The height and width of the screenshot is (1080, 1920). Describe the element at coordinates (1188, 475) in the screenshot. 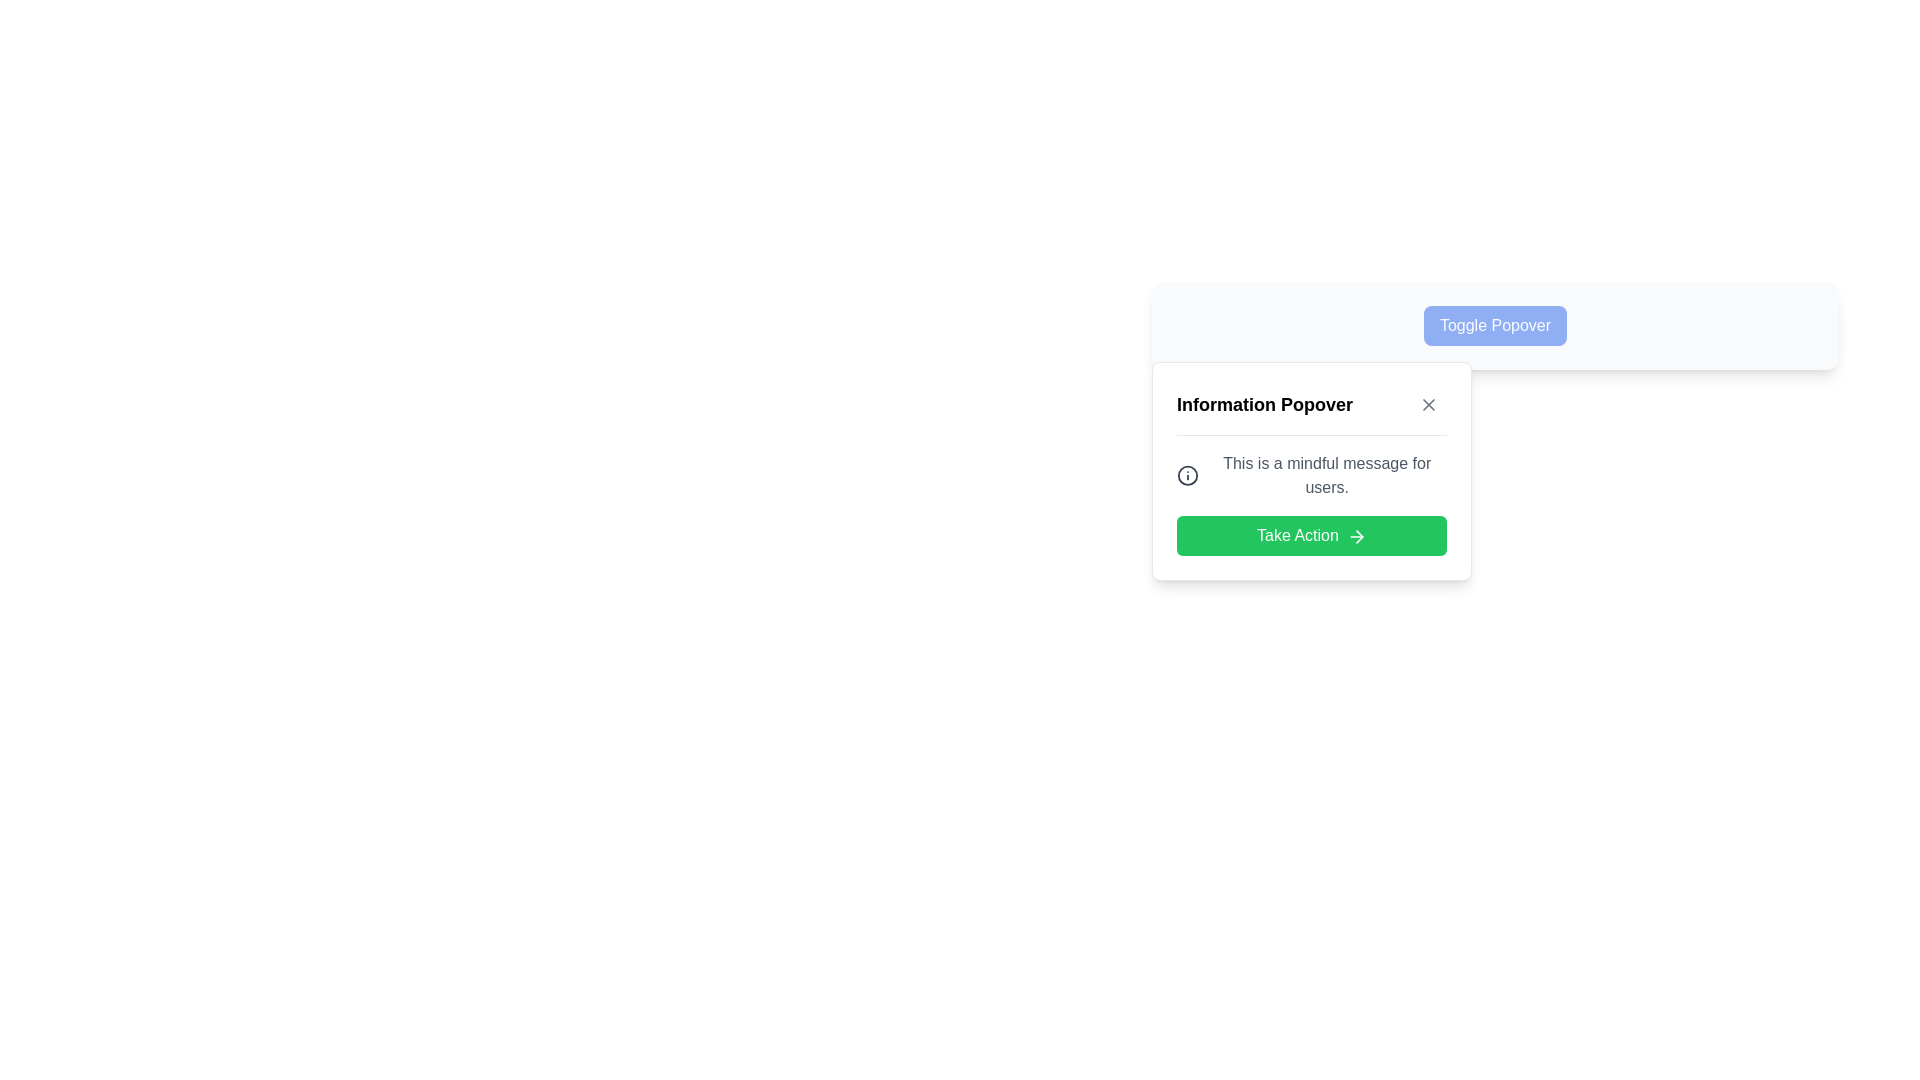

I see `the information icon located on the left side of the message that reads, 'This is a mindful message for users.'` at that location.